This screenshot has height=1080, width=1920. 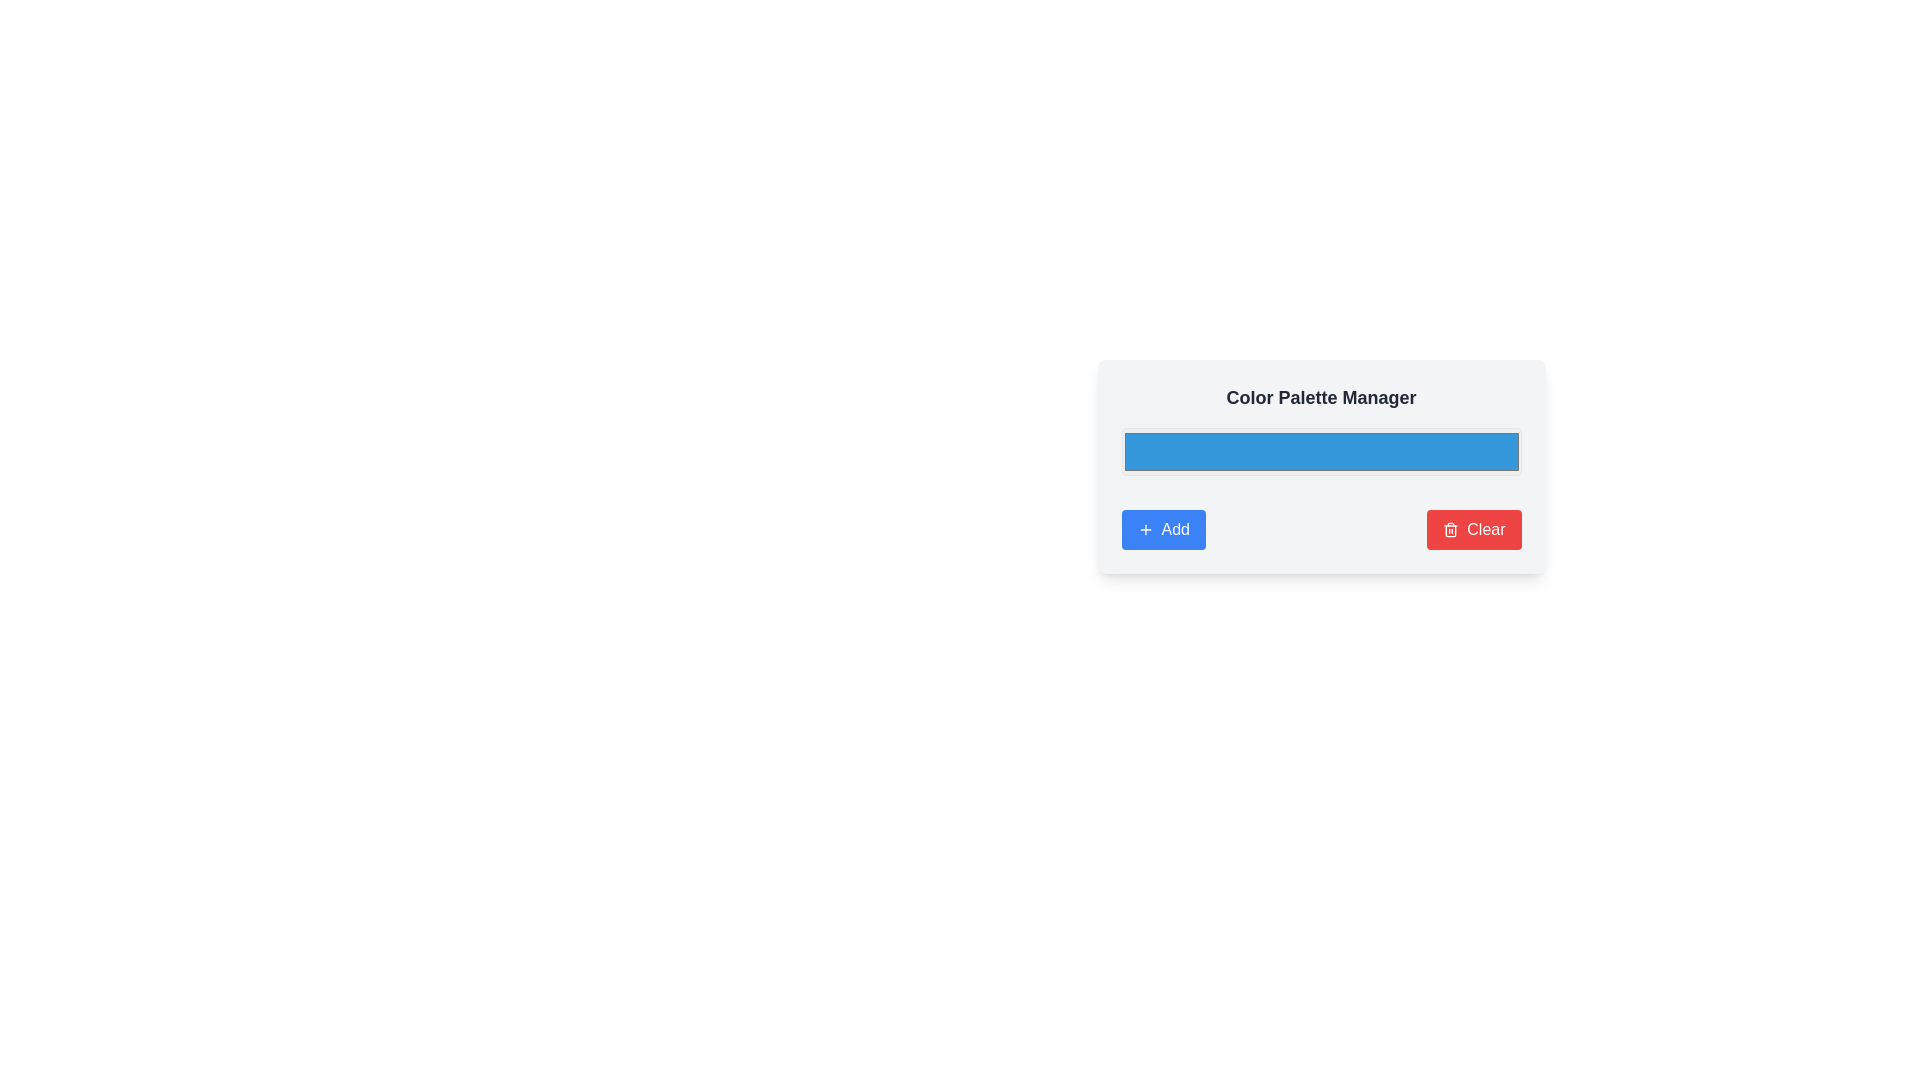 What do you see at coordinates (1321, 466) in the screenshot?
I see `the color input field` at bounding box center [1321, 466].